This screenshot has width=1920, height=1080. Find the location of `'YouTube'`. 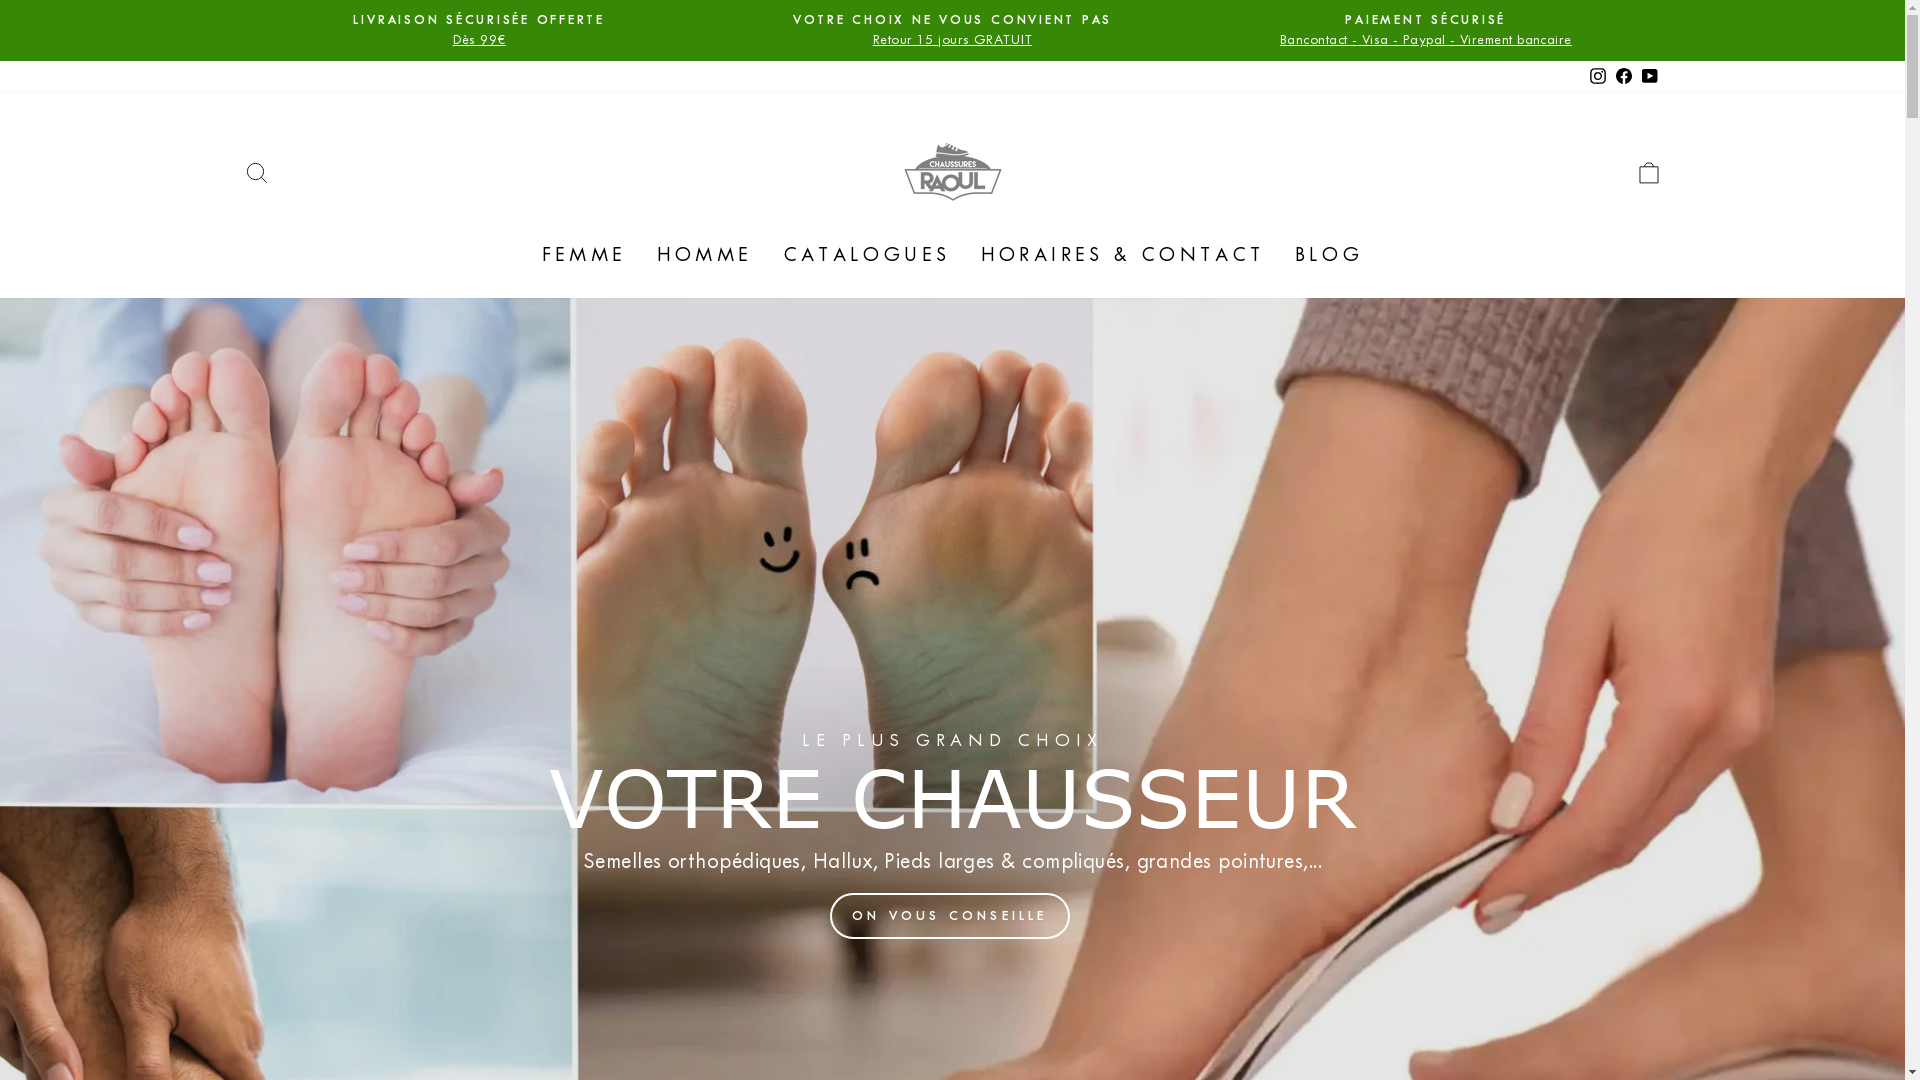

'YouTube' is located at coordinates (1649, 75).